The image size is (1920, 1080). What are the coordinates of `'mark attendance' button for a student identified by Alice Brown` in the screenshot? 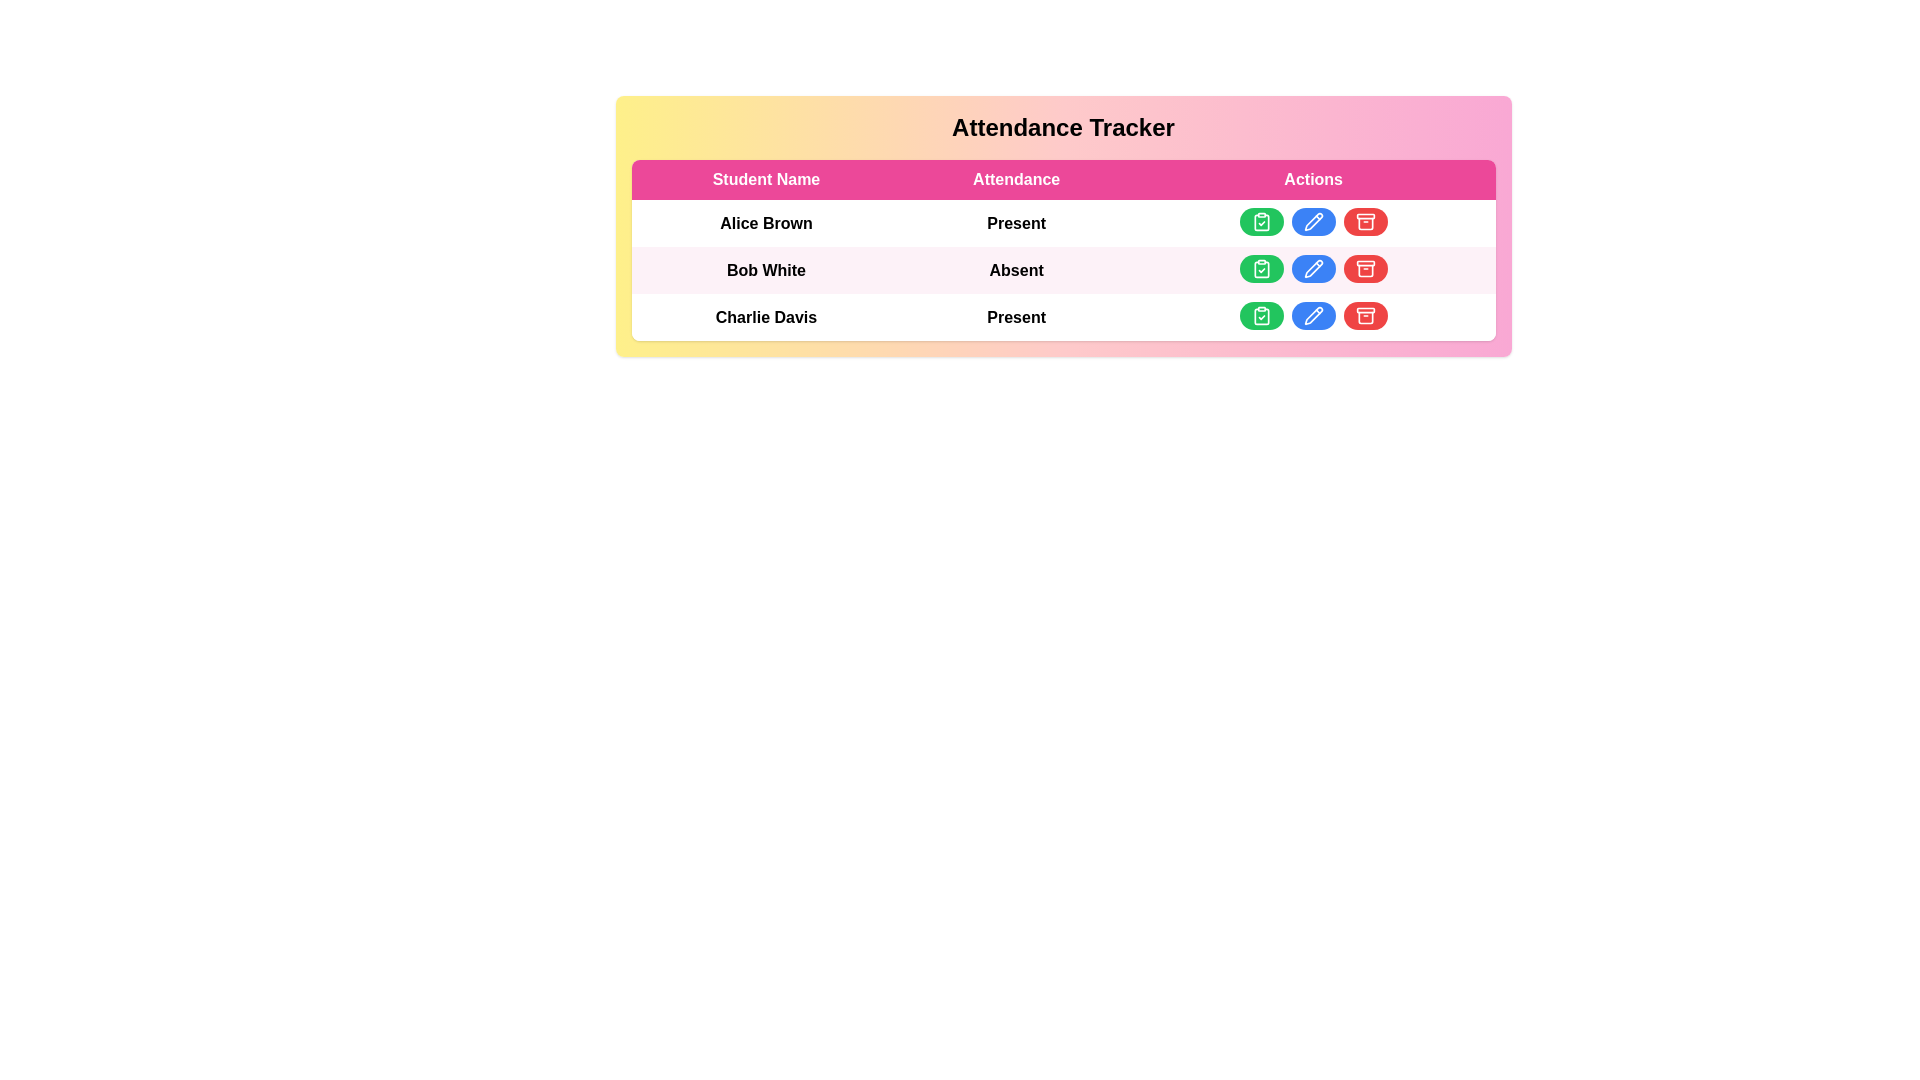 It's located at (1260, 222).